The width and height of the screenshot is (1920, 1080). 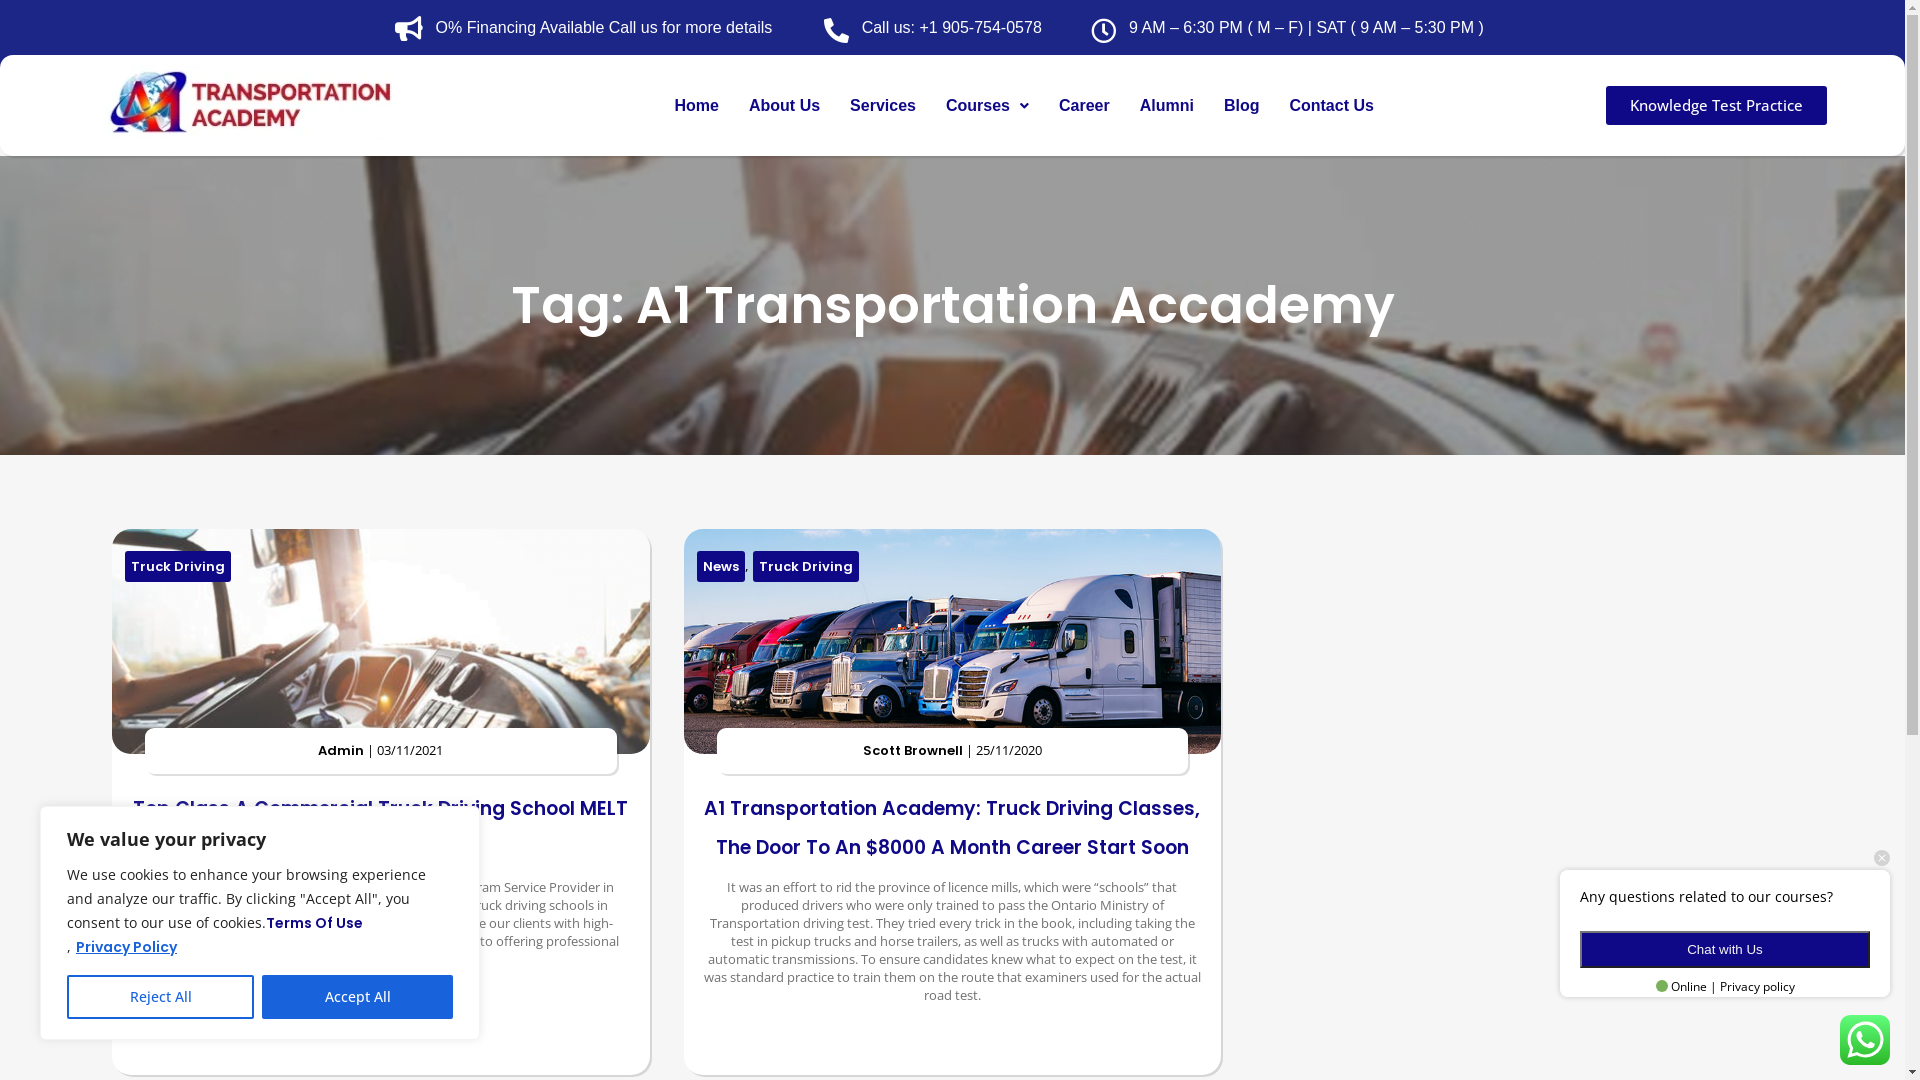 I want to click on 'Top Class A Commercial Truck Driving School MELT Program', so click(x=380, y=828).